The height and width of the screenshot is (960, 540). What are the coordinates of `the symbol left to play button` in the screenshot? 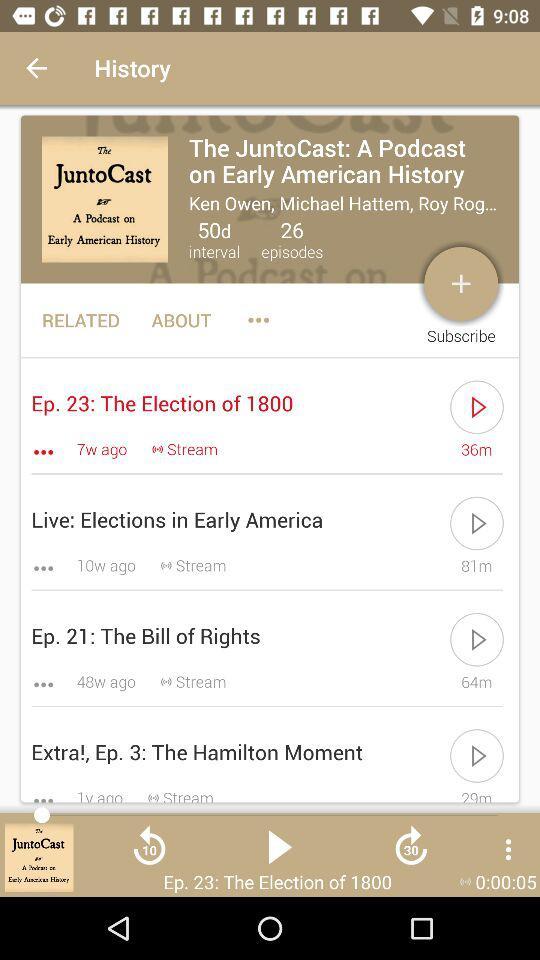 It's located at (148, 853).